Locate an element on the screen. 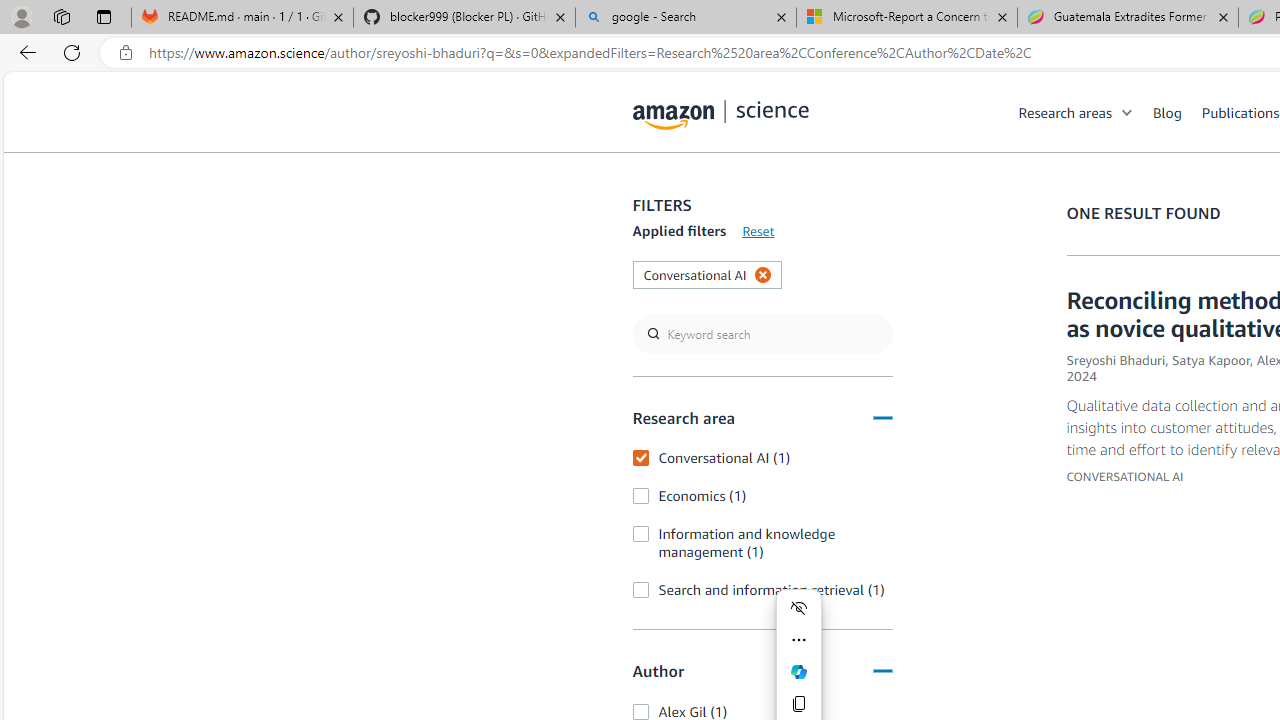 This screenshot has height=720, width=1280. 'Copy' is located at coordinates (797, 703).